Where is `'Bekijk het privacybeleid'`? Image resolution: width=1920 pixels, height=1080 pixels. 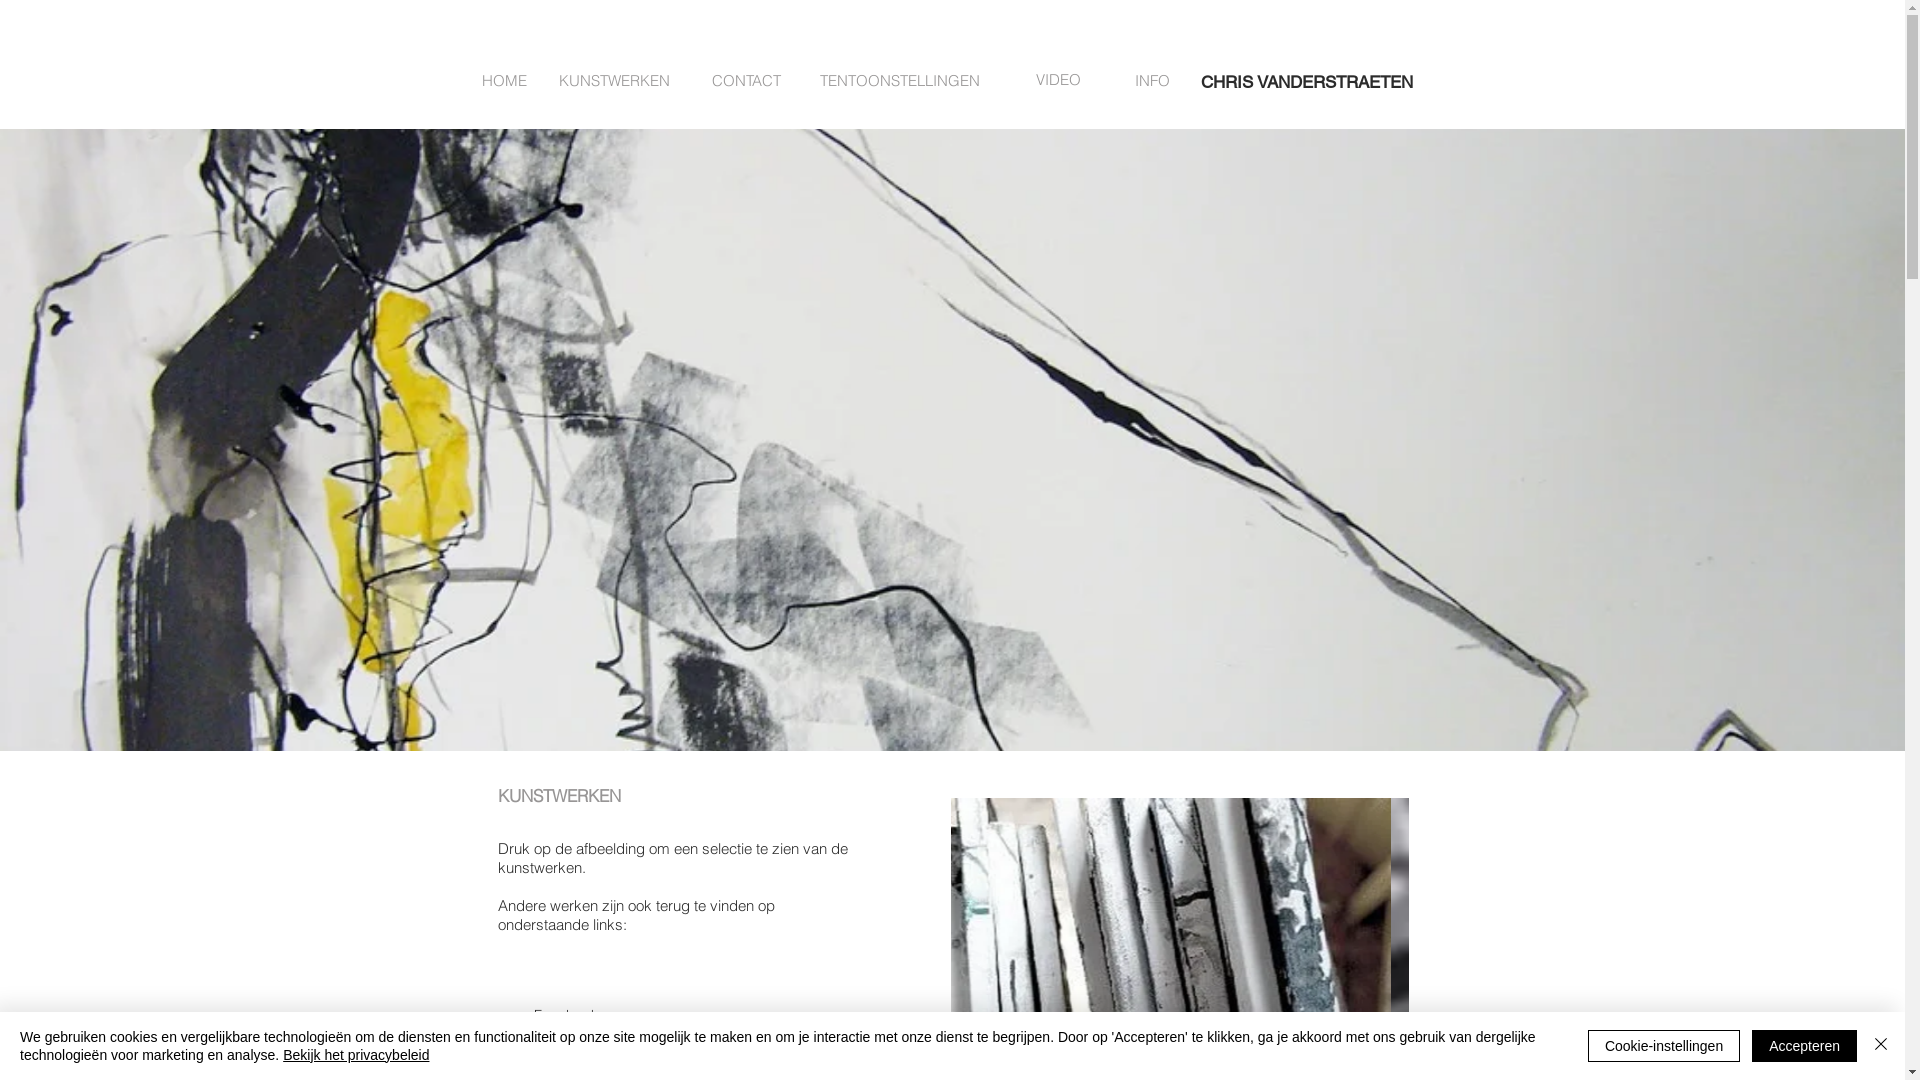 'Bekijk het privacybeleid' is located at coordinates (355, 1054).